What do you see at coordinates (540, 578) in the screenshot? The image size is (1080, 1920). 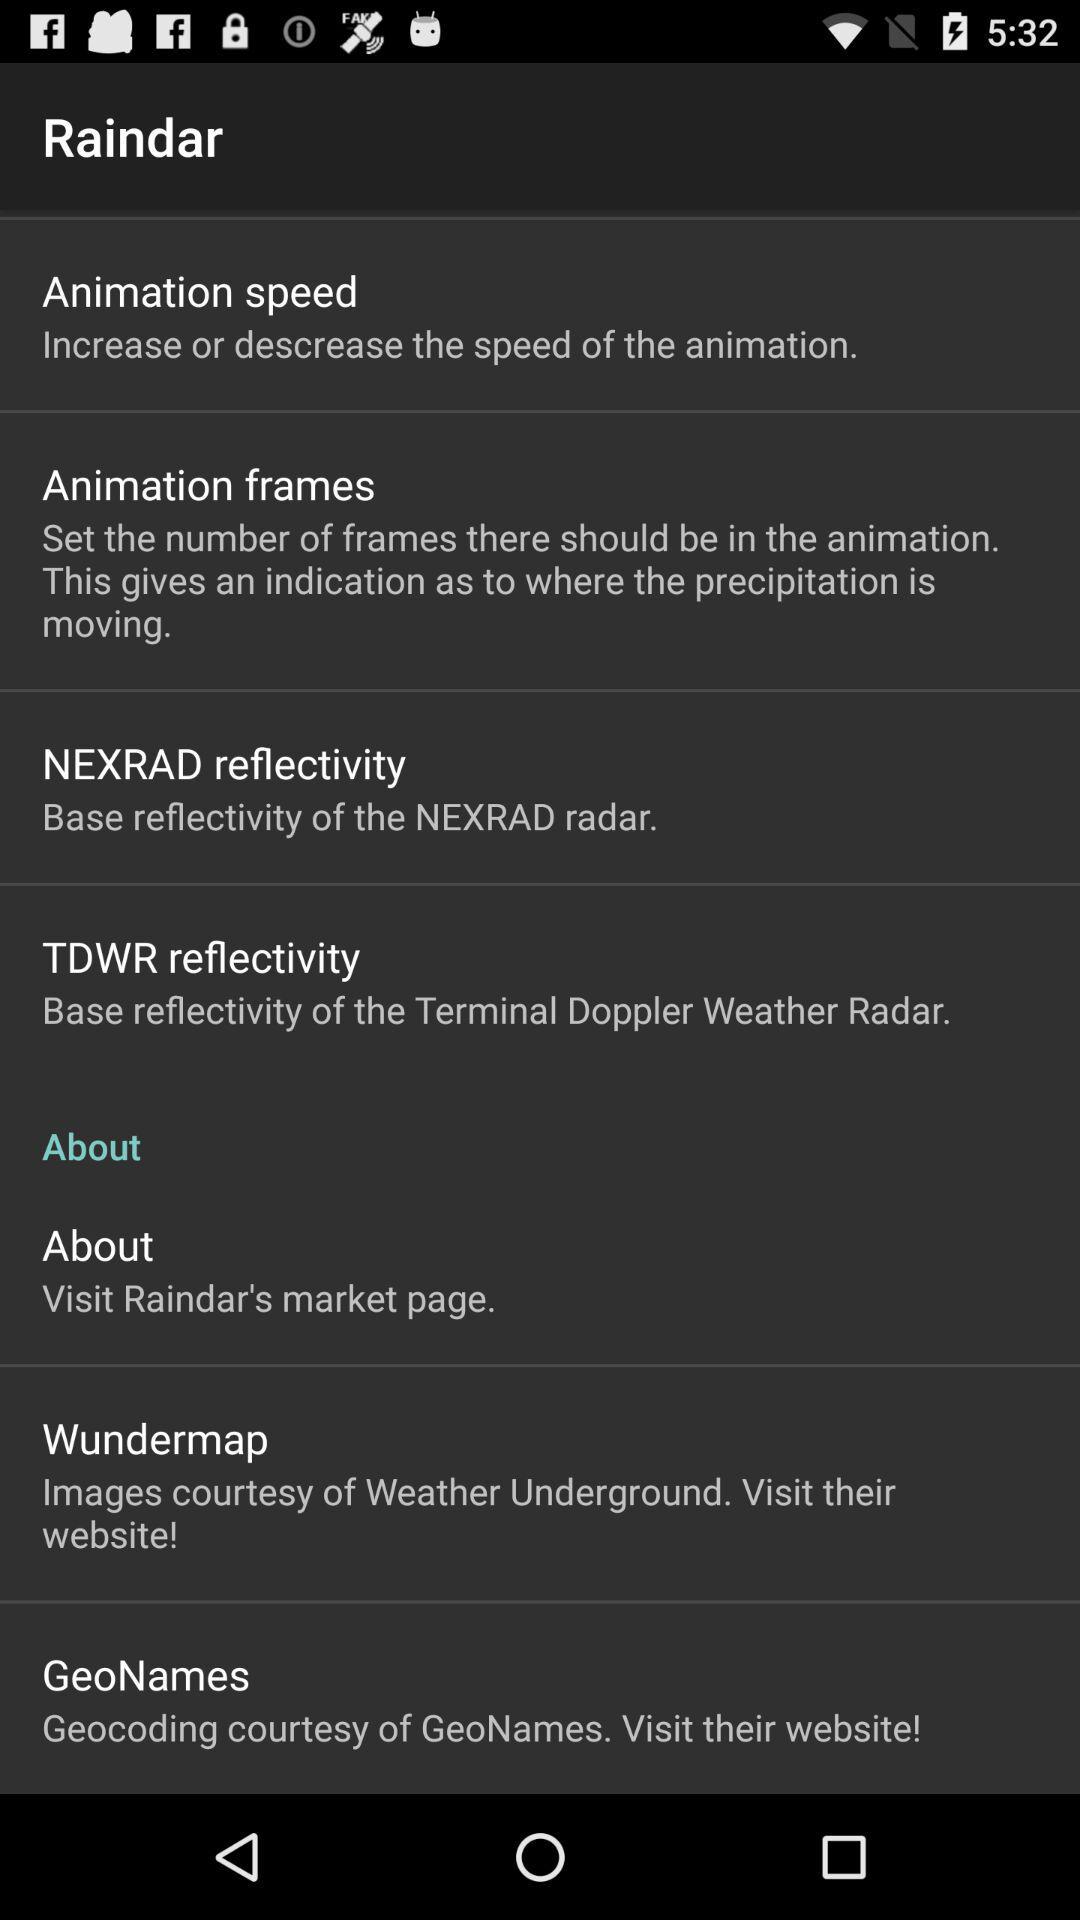 I see `the set the number item` at bounding box center [540, 578].